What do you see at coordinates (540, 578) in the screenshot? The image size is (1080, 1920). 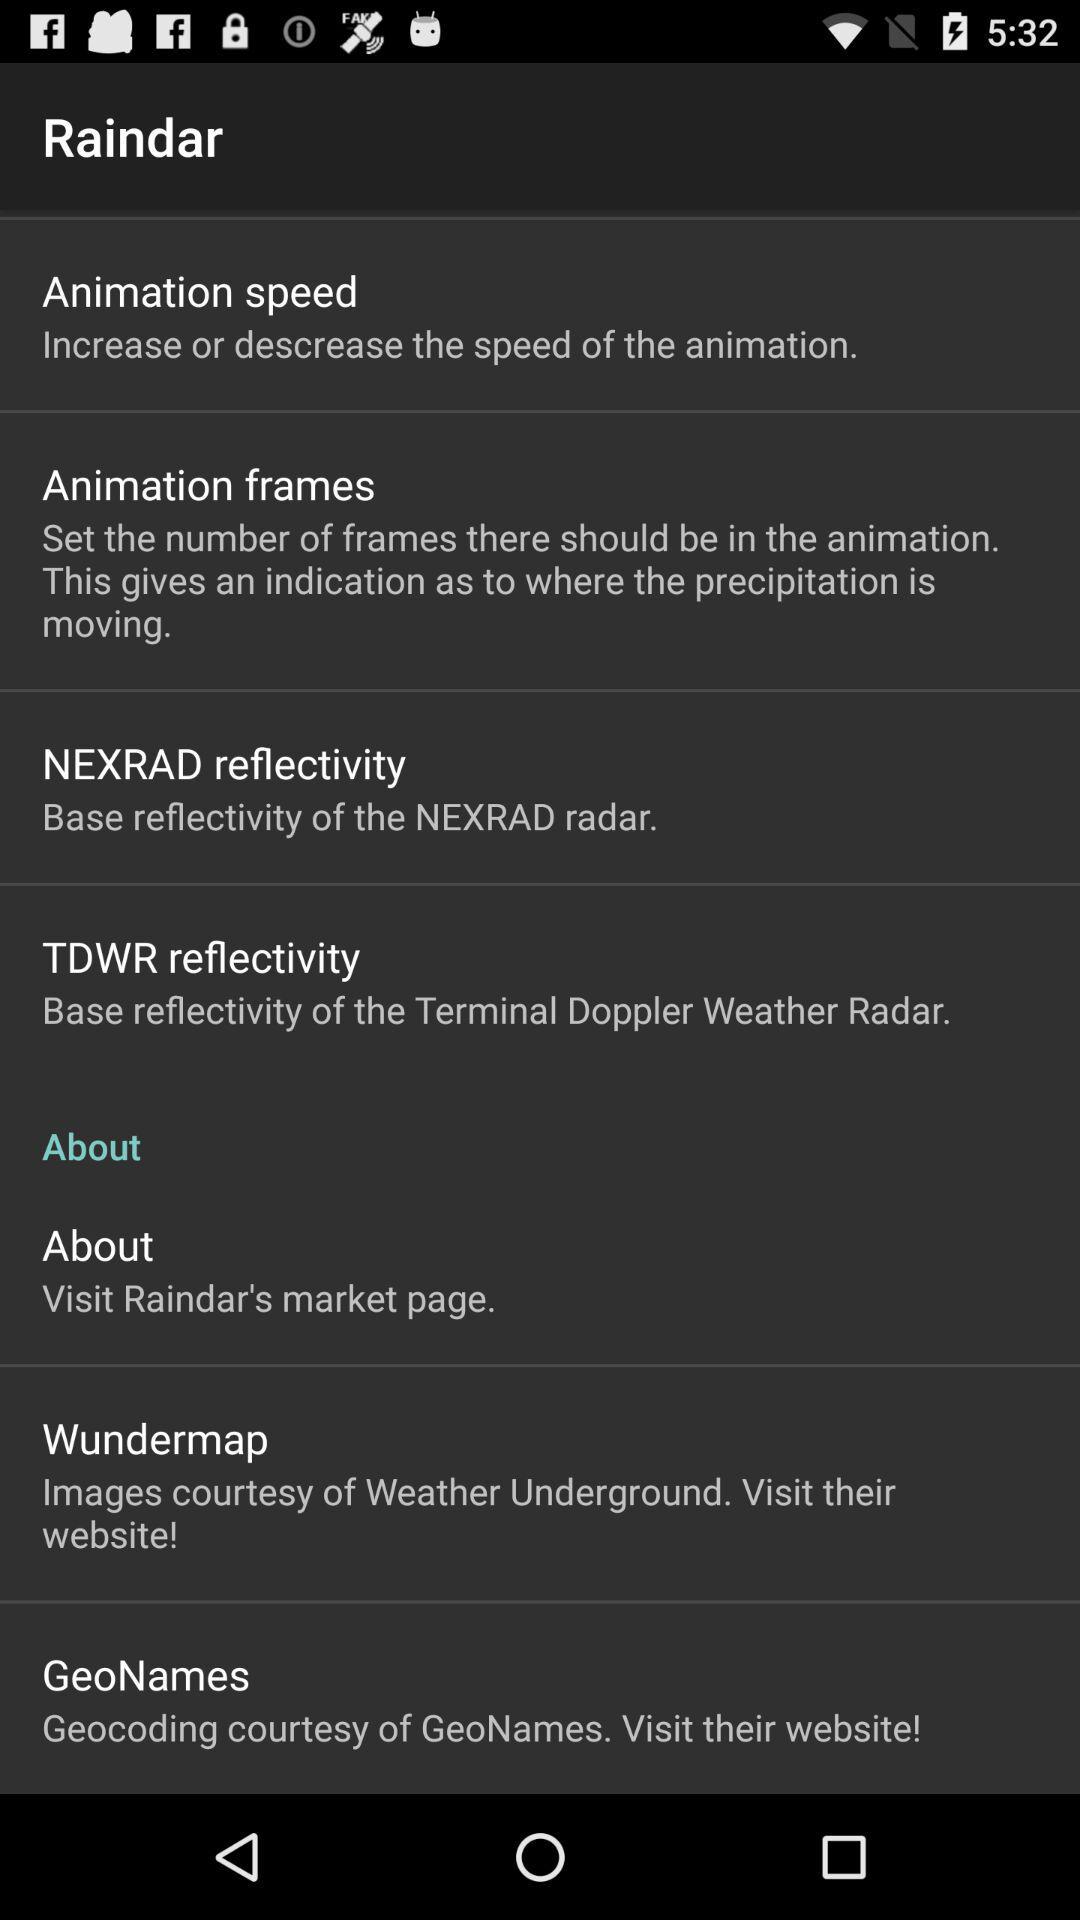 I see `the set the number item` at bounding box center [540, 578].